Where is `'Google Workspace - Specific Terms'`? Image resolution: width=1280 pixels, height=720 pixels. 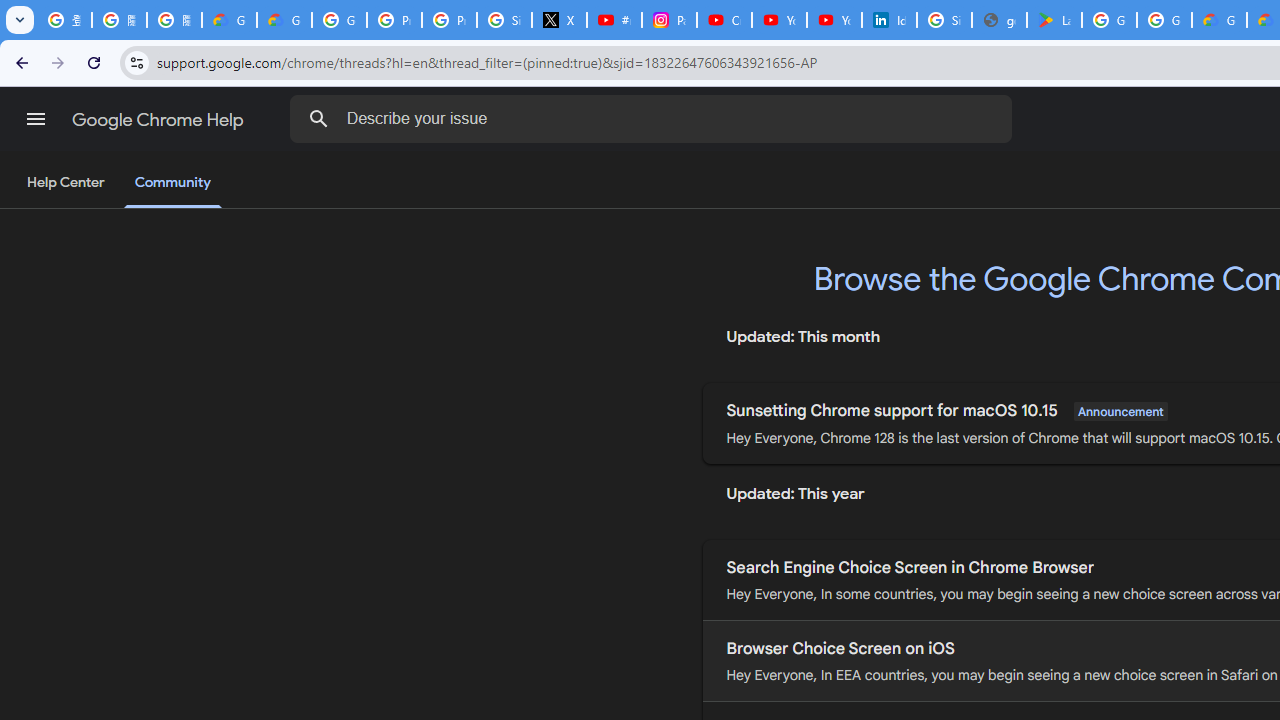
'Google Workspace - Specific Terms' is located at coordinates (1164, 20).